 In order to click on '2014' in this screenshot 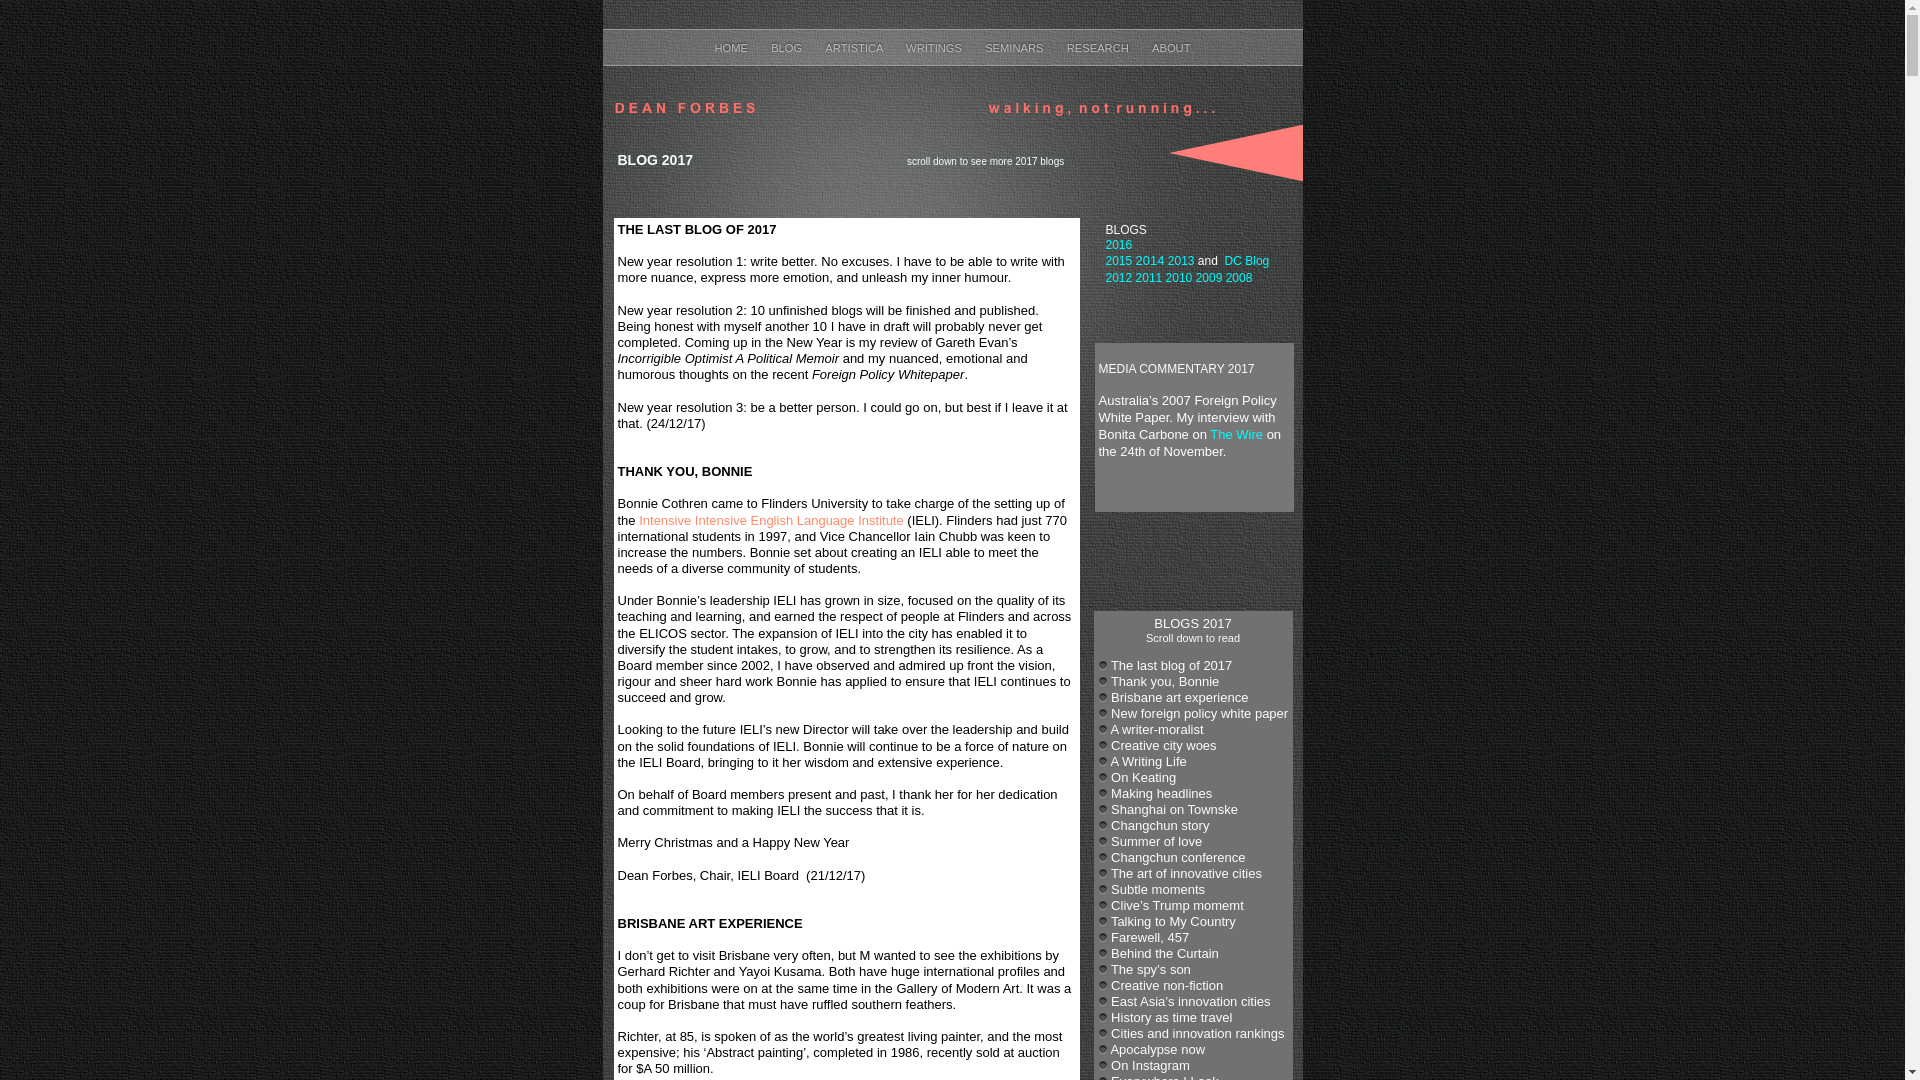, I will do `click(1150, 259)`.